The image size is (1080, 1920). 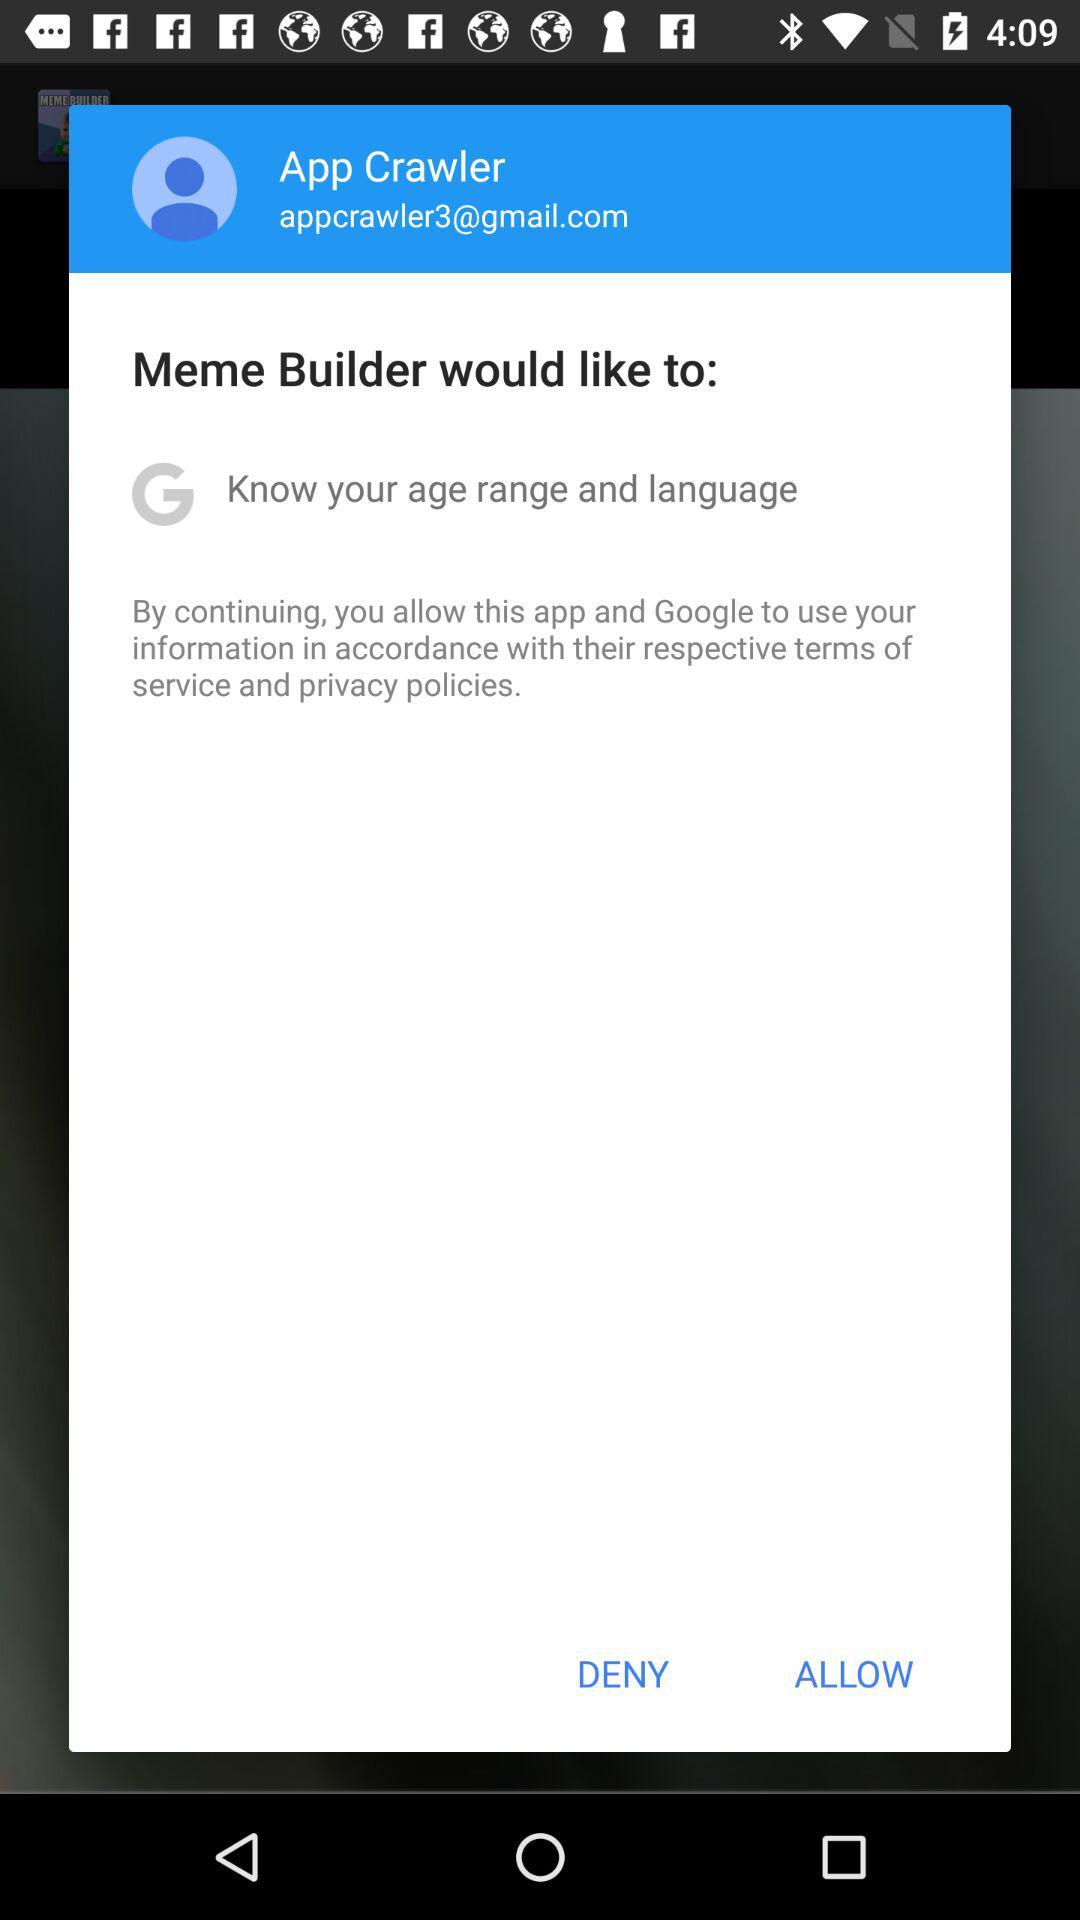 I want to click on the know your age item, so click(x=511, y=487).